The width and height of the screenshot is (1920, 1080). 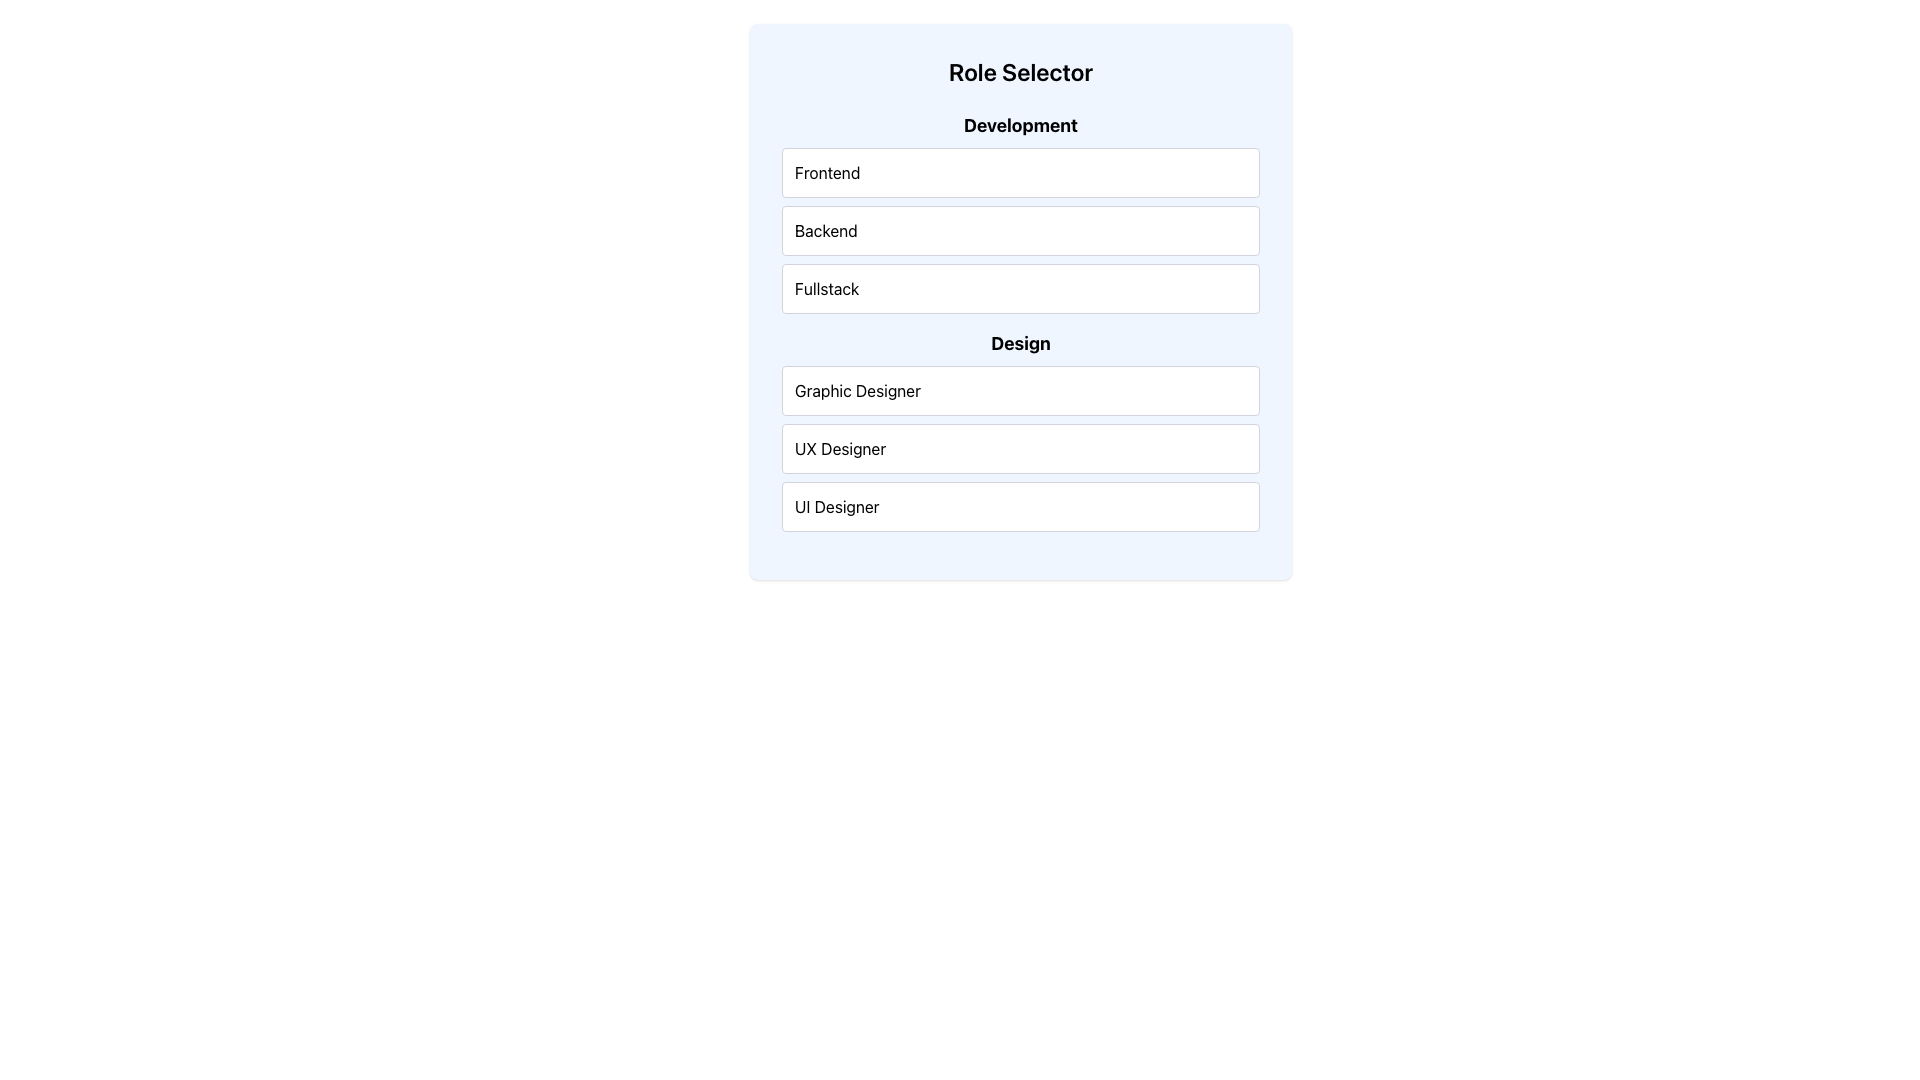 I want to click on the text label at the top of the 'Development' category, so click(x=827, y=172).